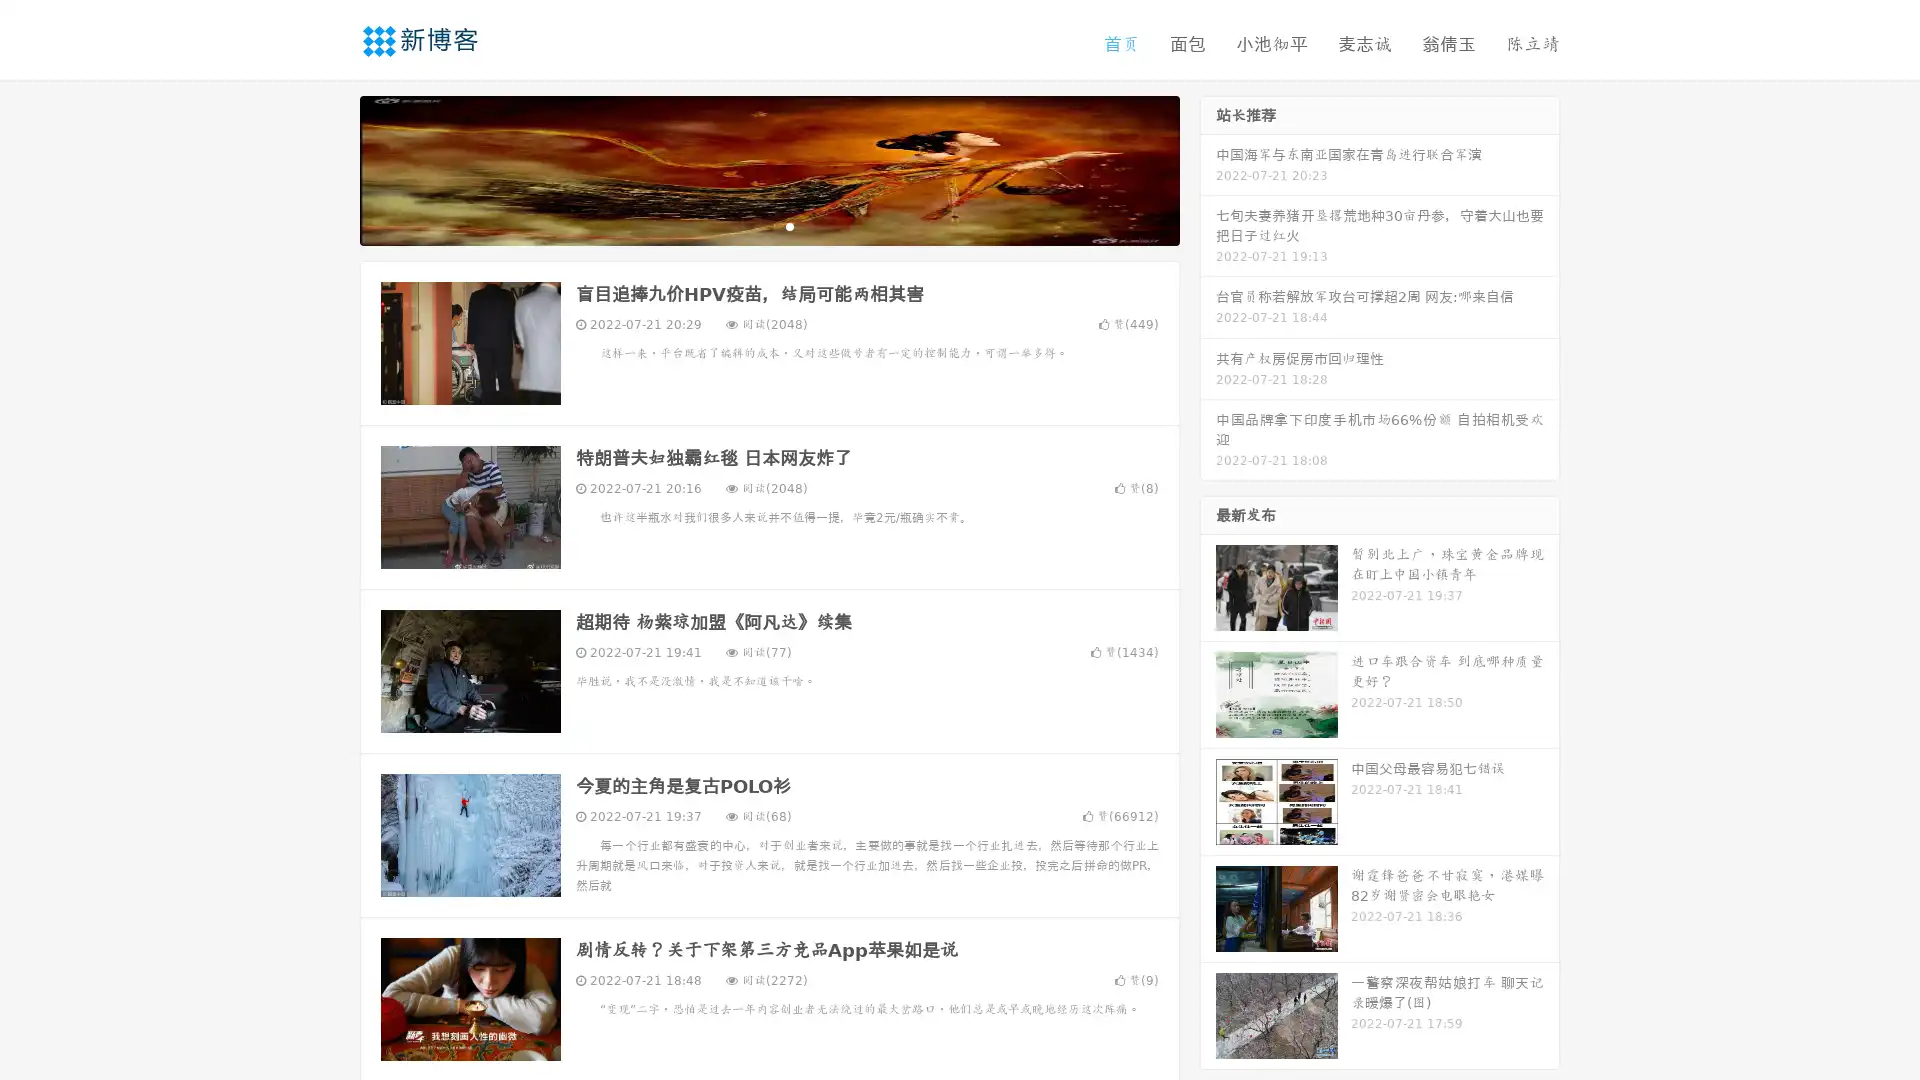 The width and height of the screenshot is (1920, 1080). I want to click on Next slide, so click(1208, 168).